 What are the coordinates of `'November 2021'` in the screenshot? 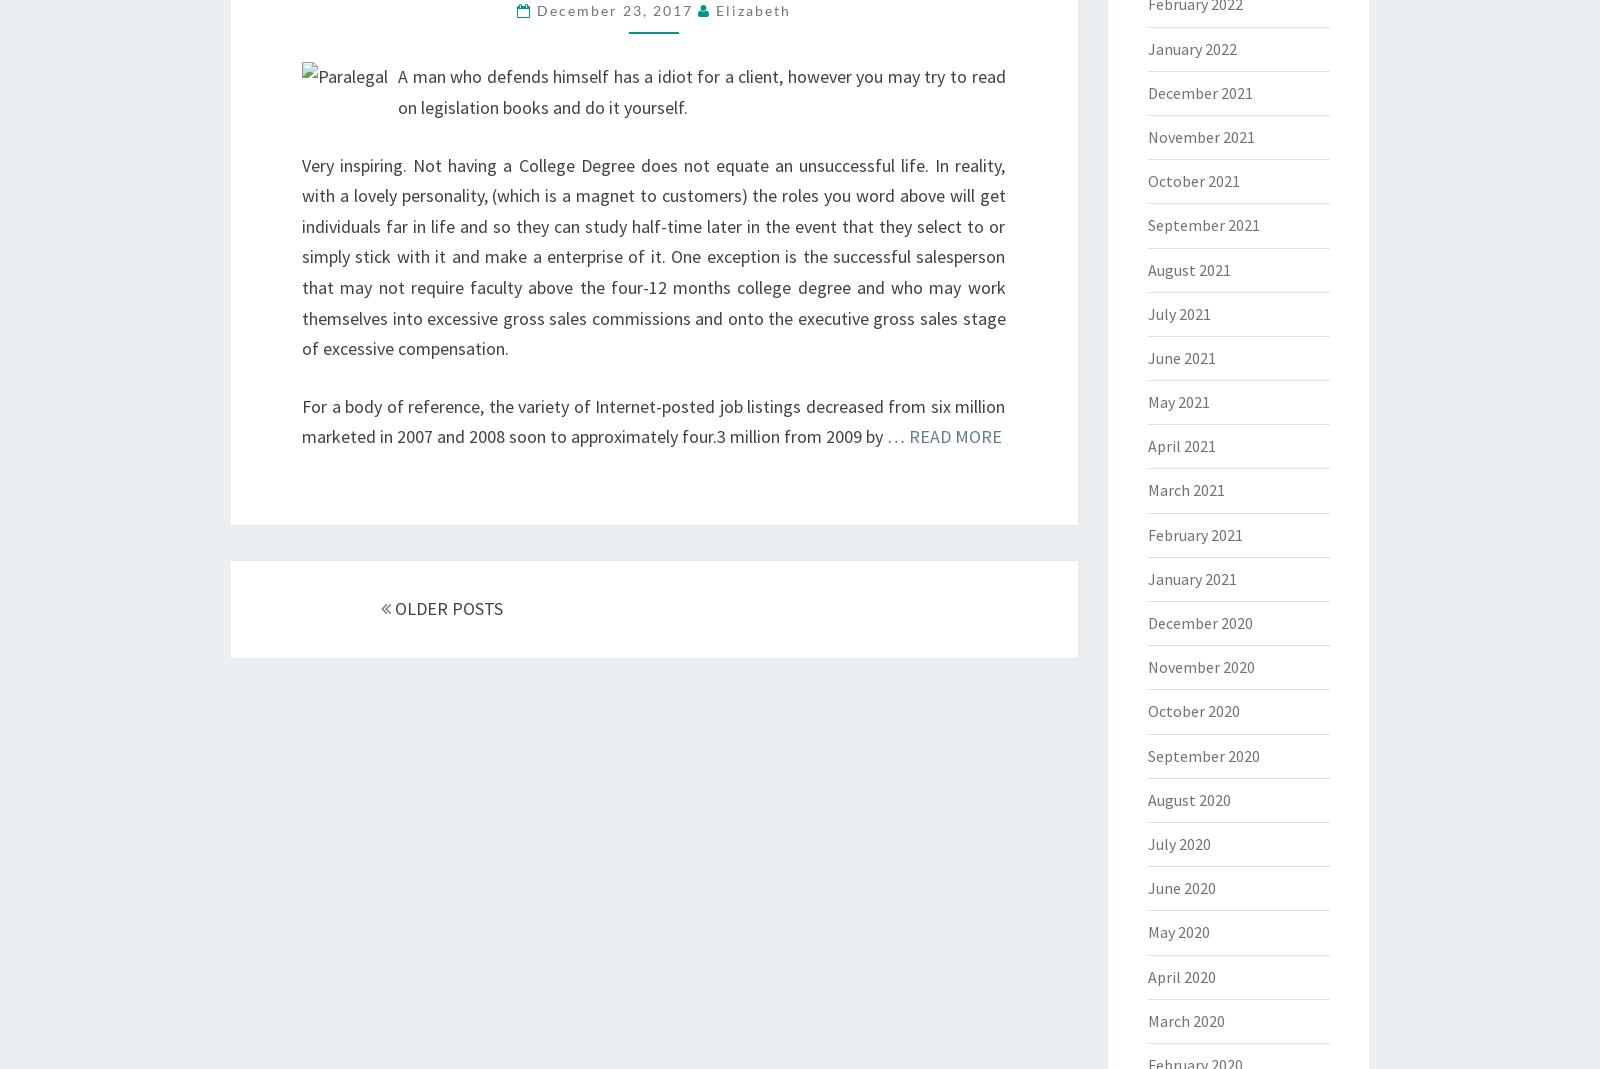 It's located at (1200, 135).